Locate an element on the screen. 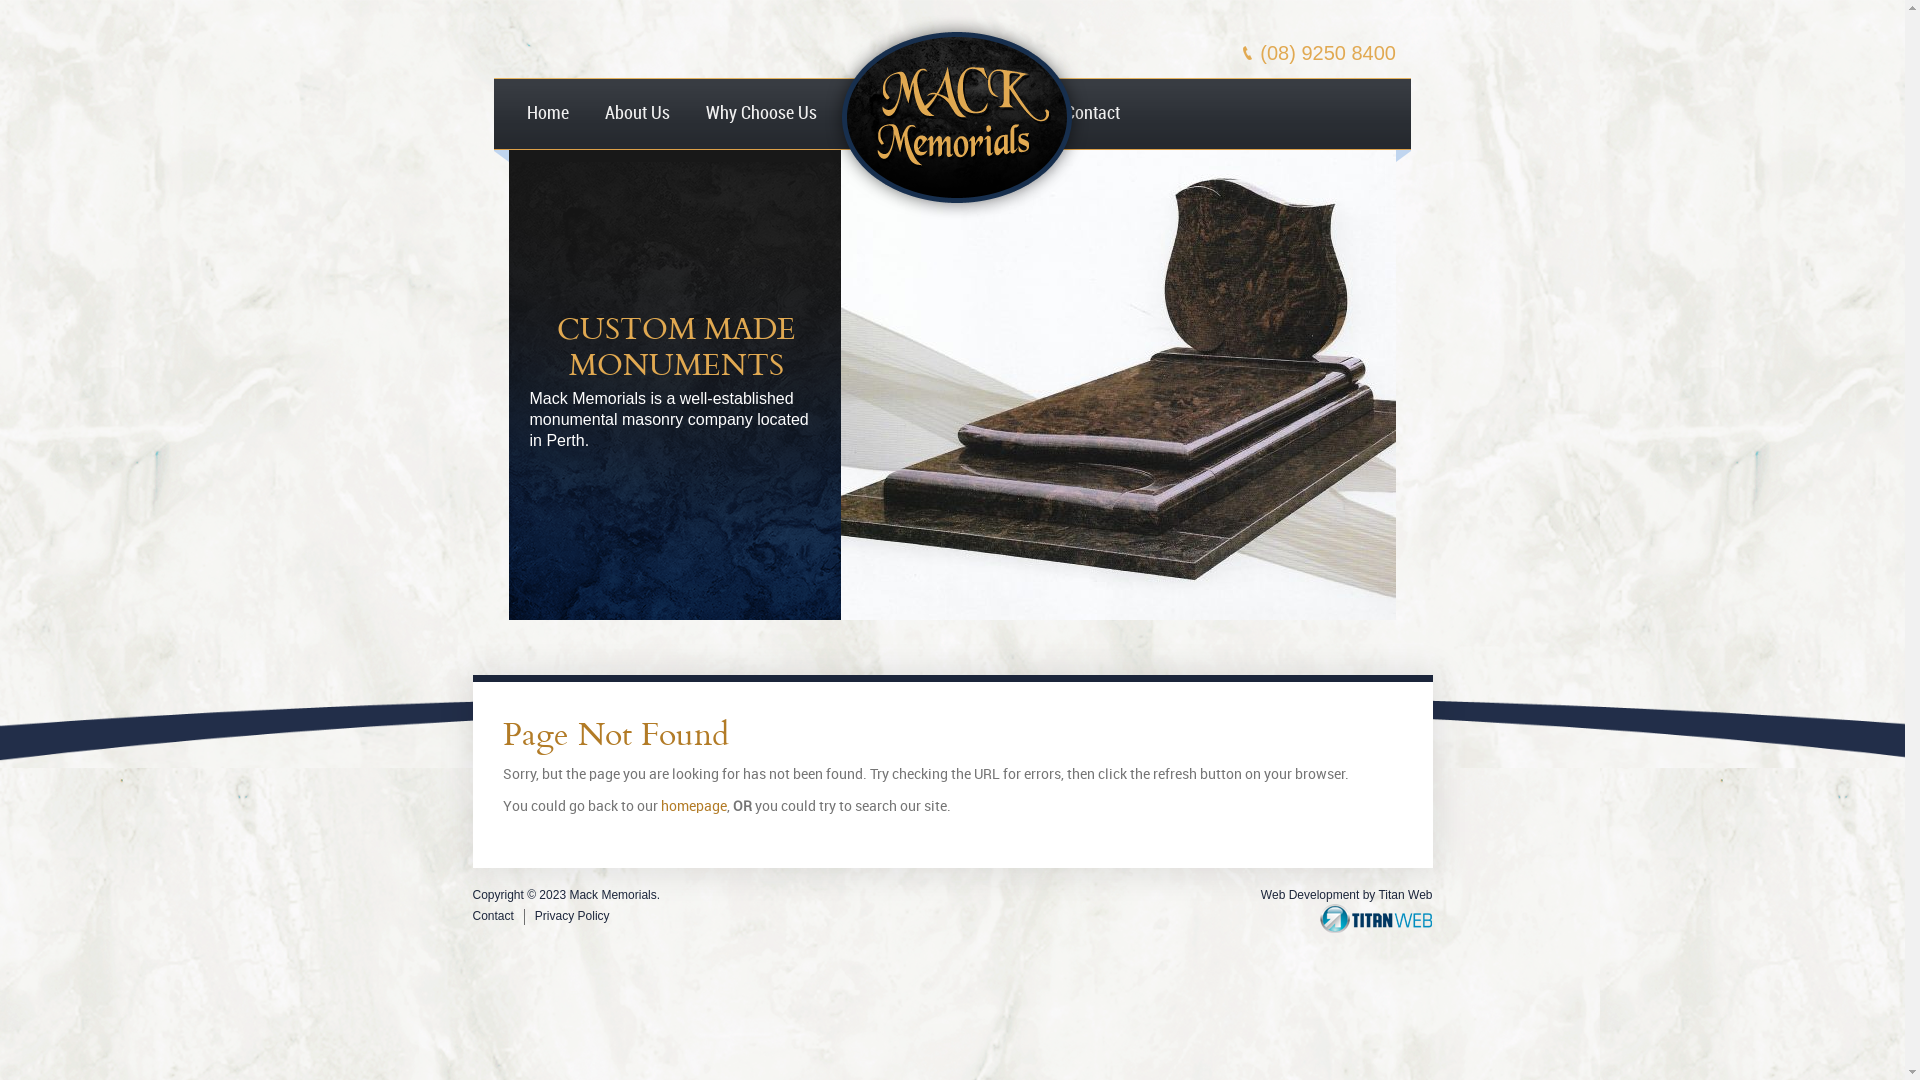  'Contact' is located at coordinates (492, 915).